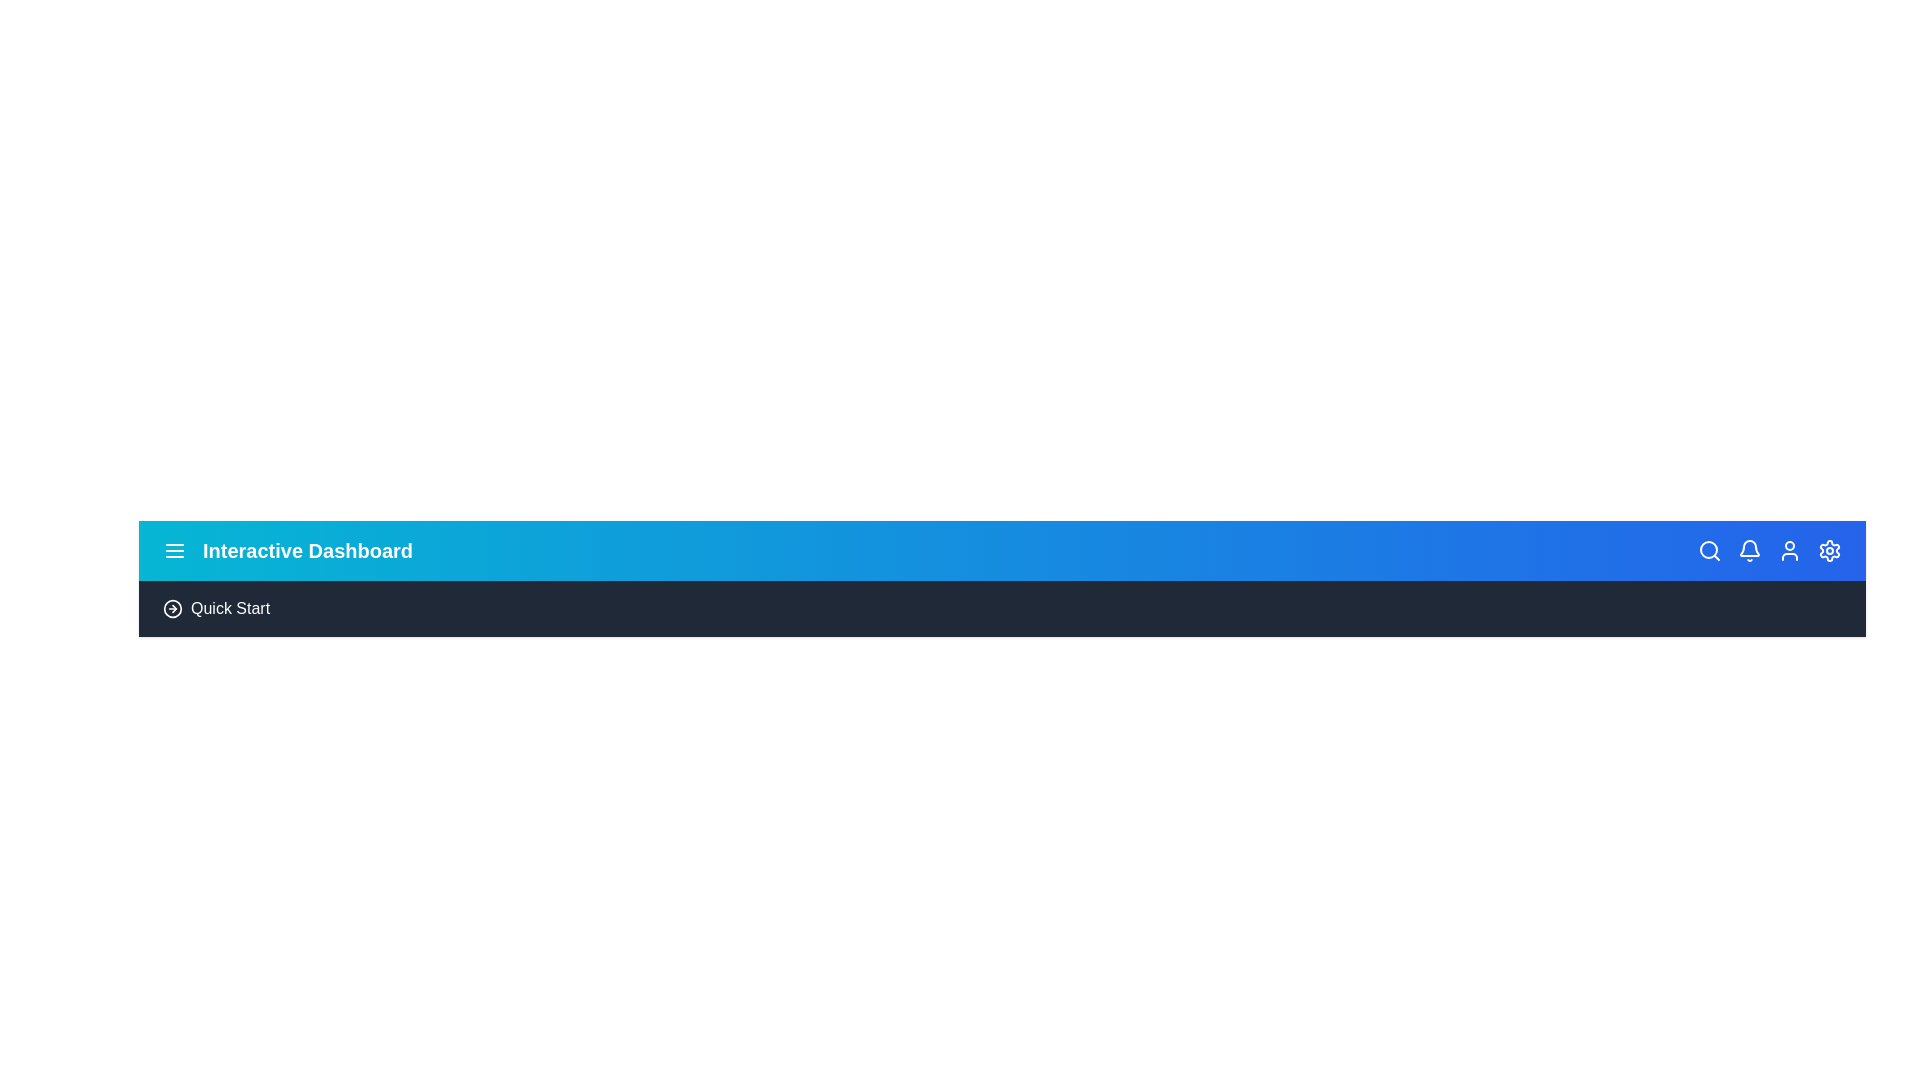 The height and width of the screenshot is (1080, 1920). I want to click on the search icon to initiate a search, so click(1708, 551).